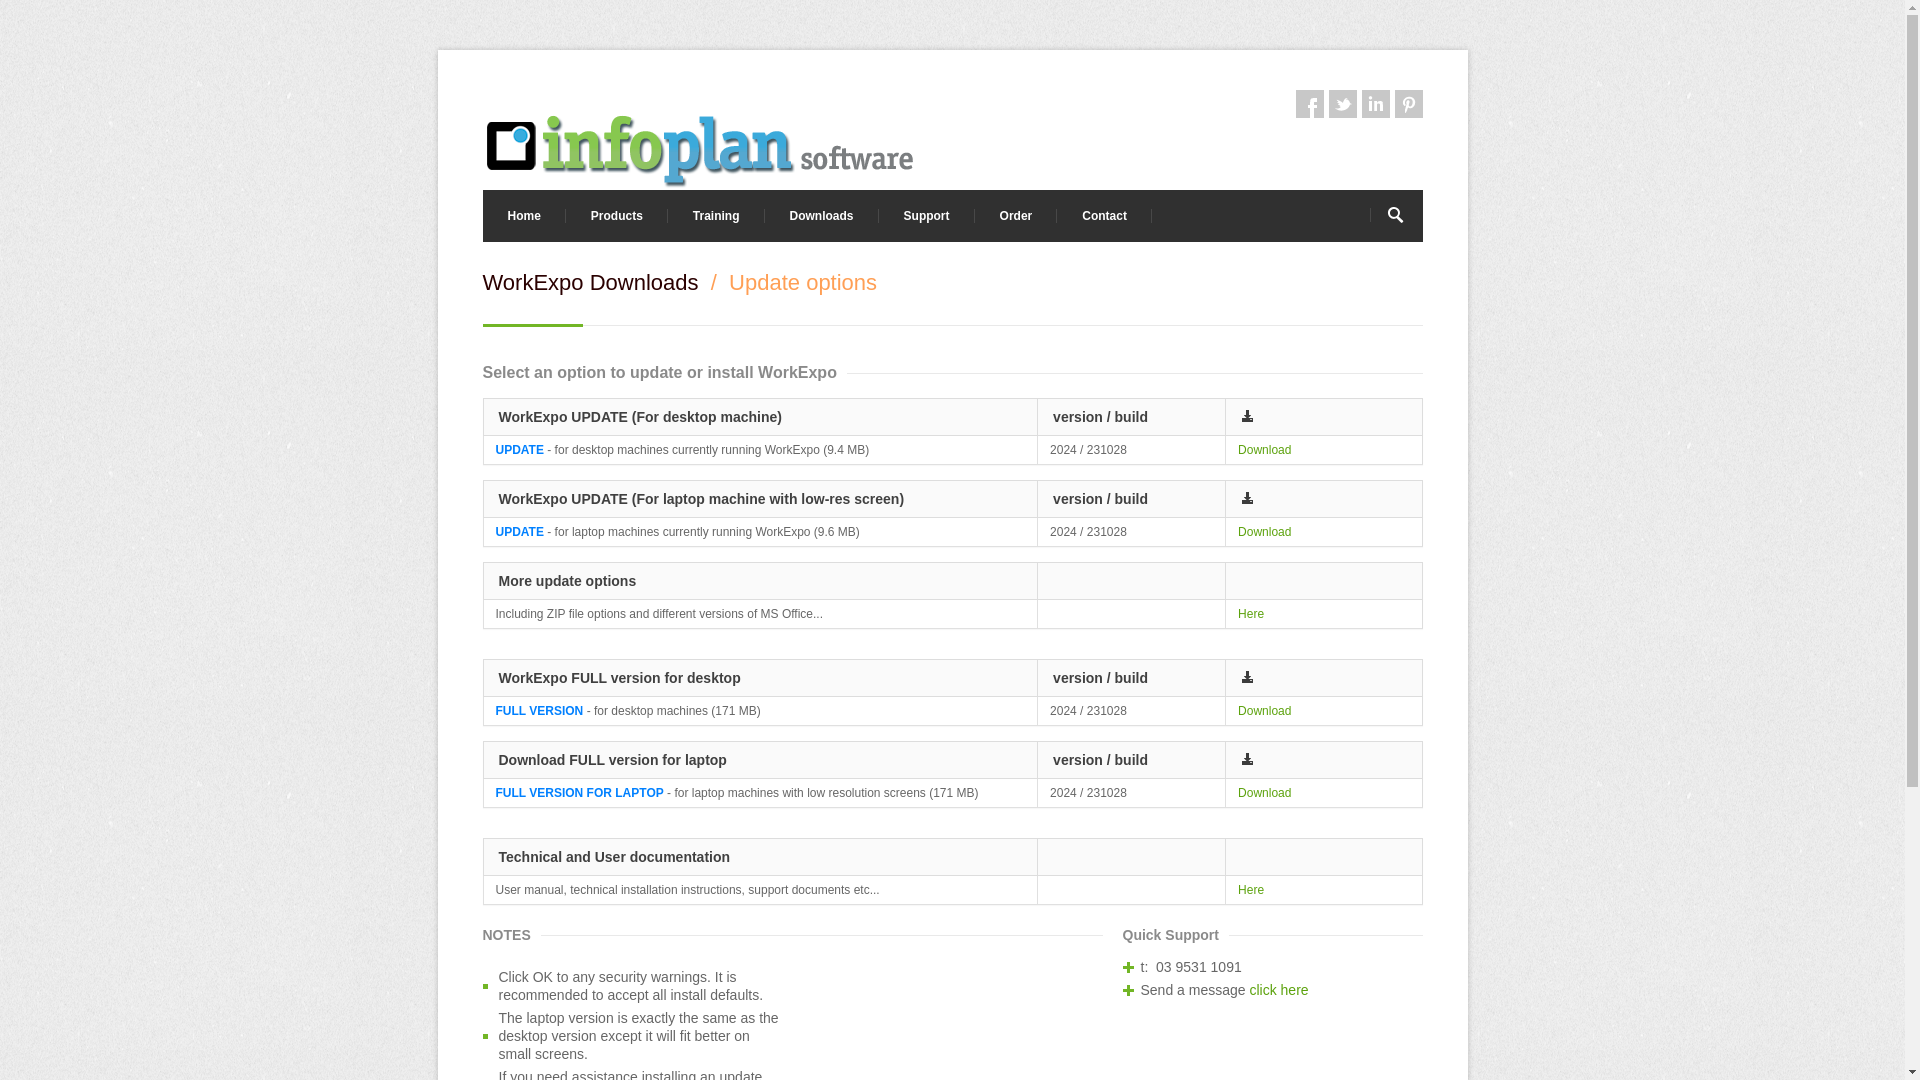  I want to click on 'Training', so click(716, 216).